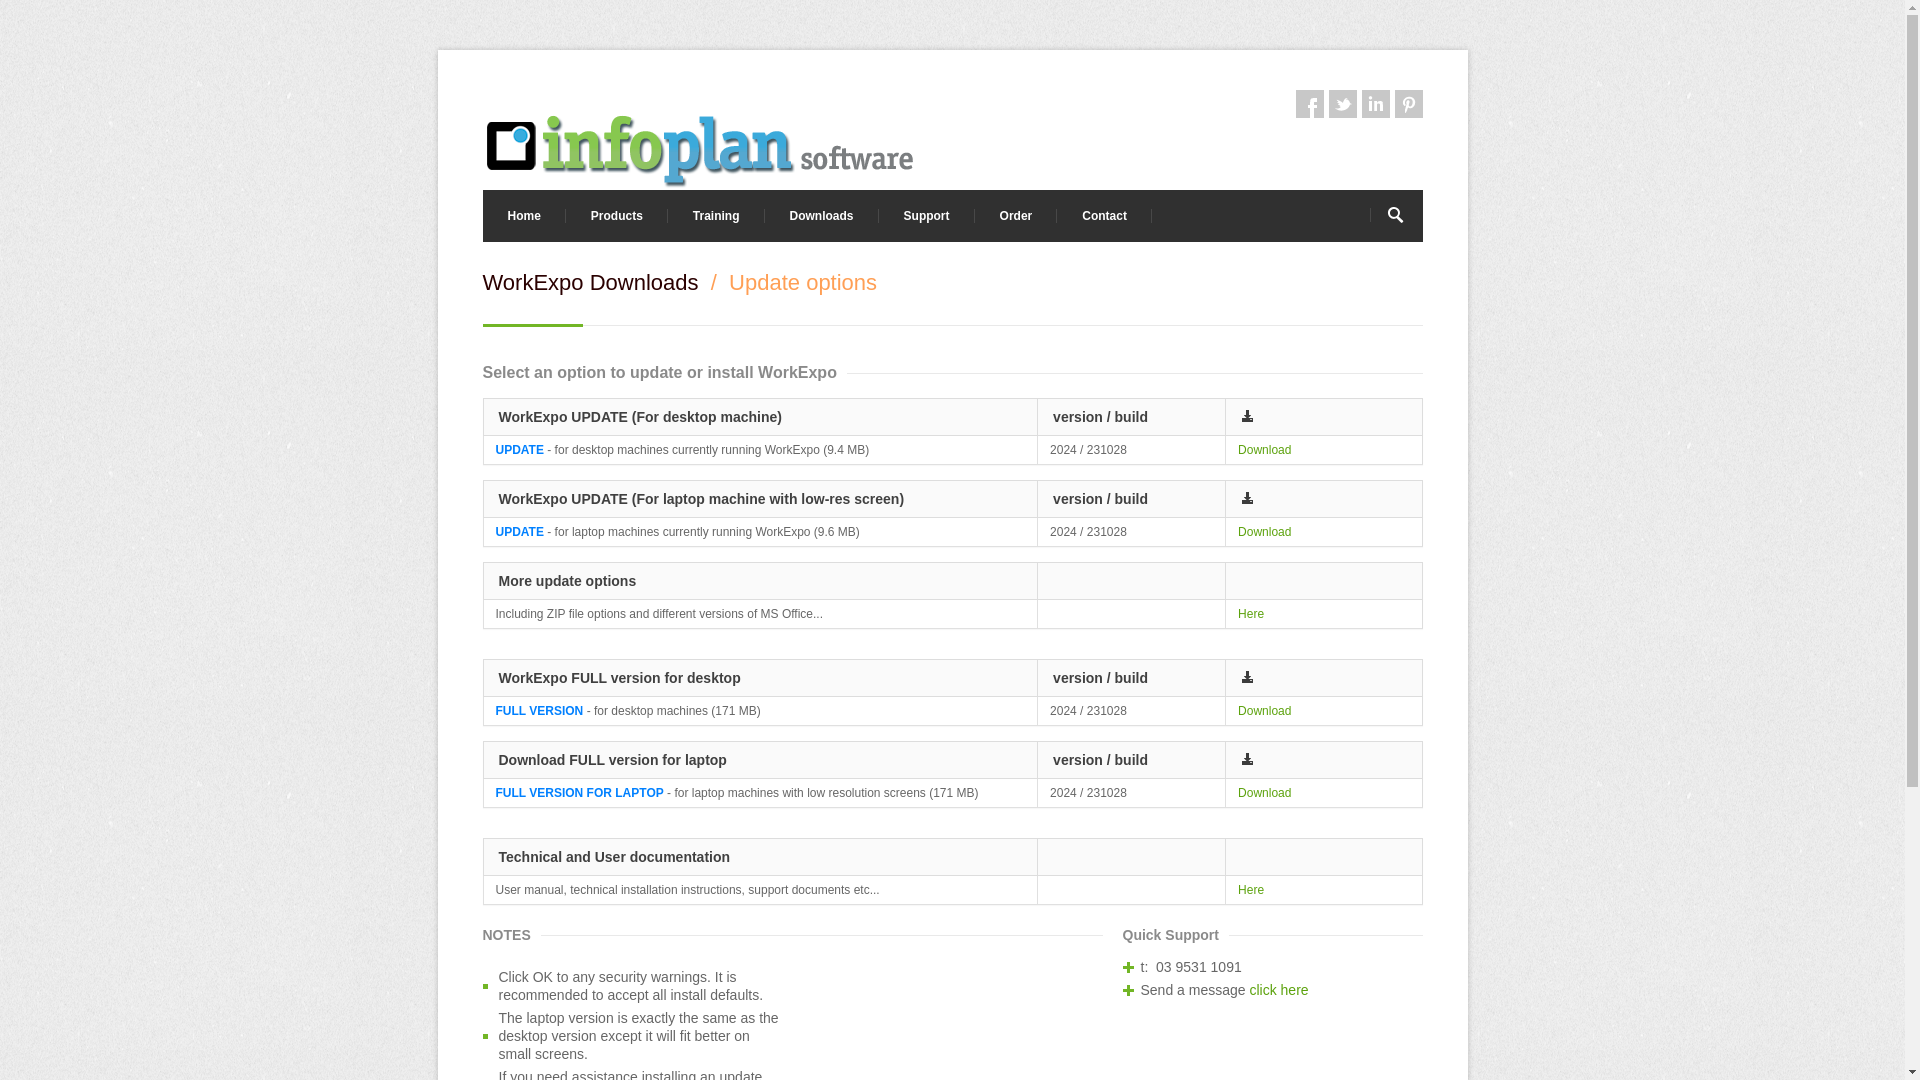  I want to click on 'Training', so click(716, 216).